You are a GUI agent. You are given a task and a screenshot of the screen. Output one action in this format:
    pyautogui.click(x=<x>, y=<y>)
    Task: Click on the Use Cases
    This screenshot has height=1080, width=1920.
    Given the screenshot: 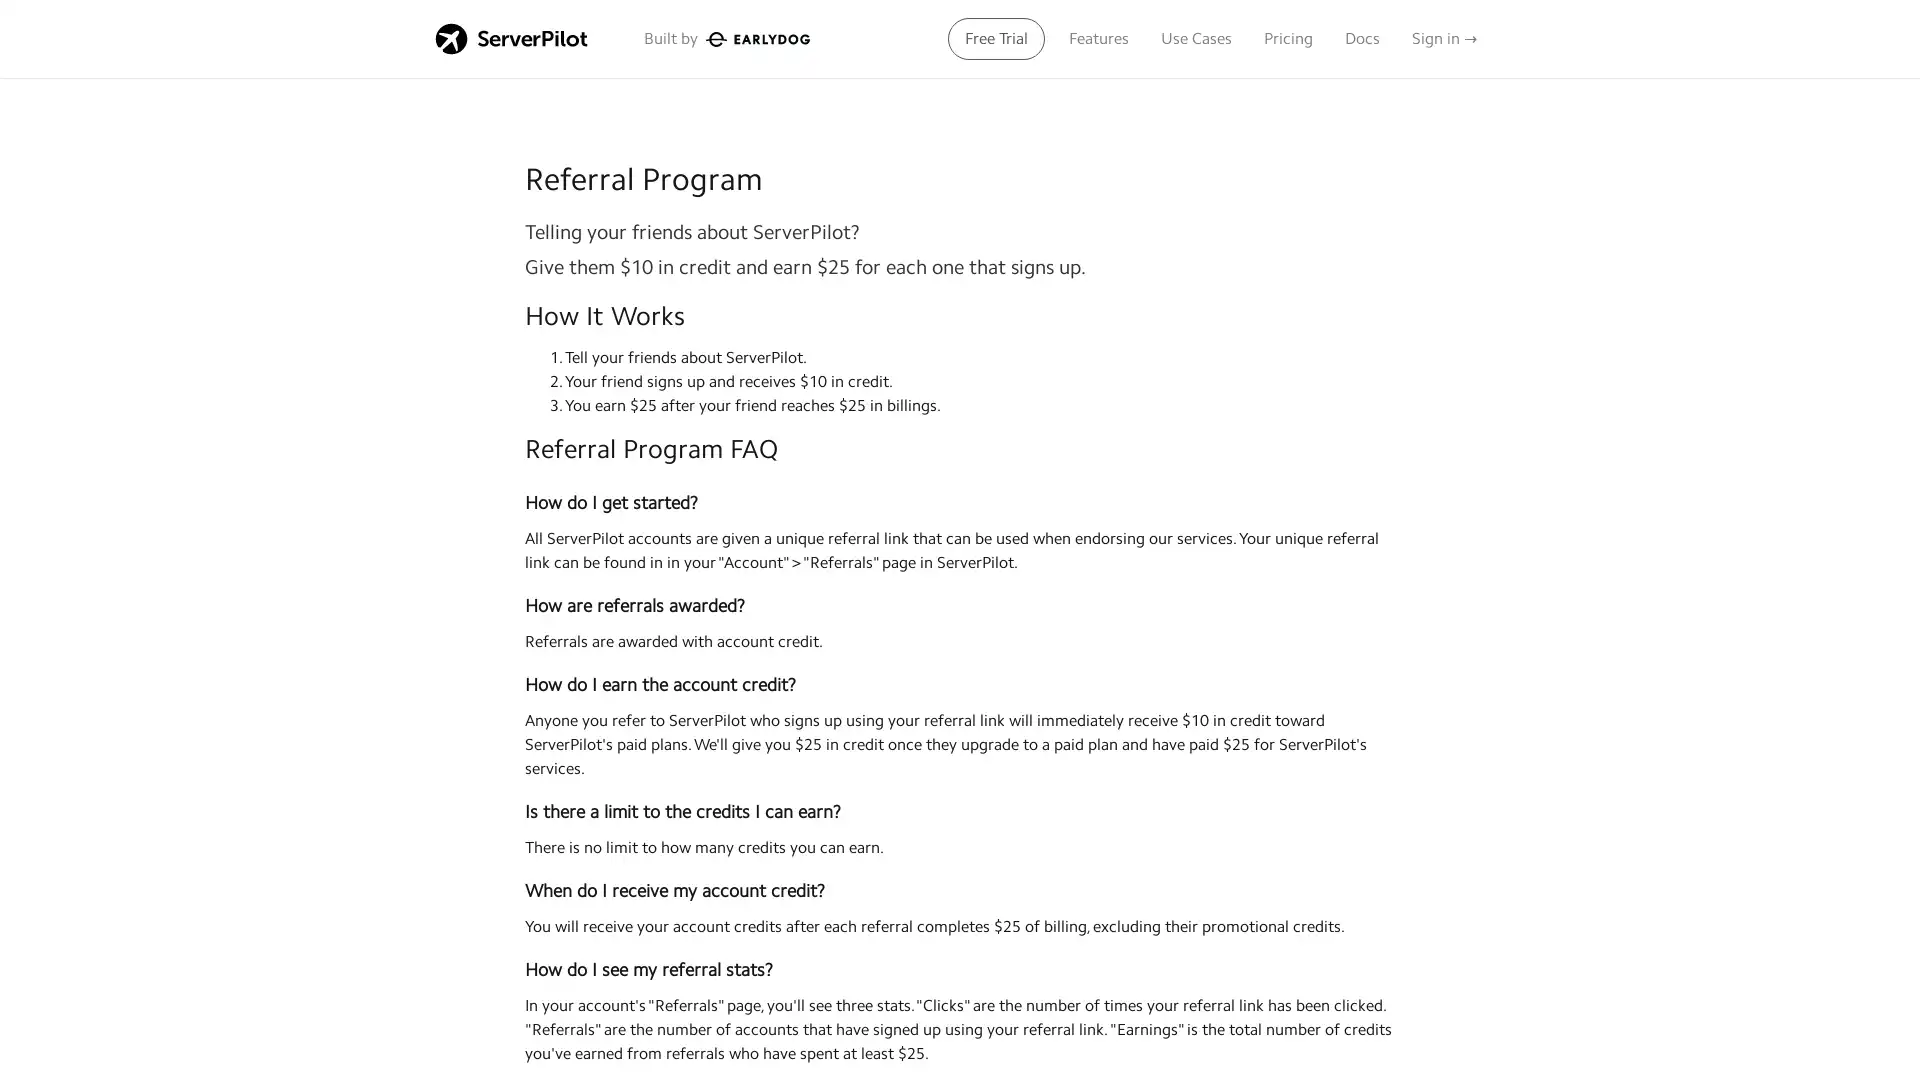 What is the action you would take?
    pyautogui.click(x=1196, y=38)
    